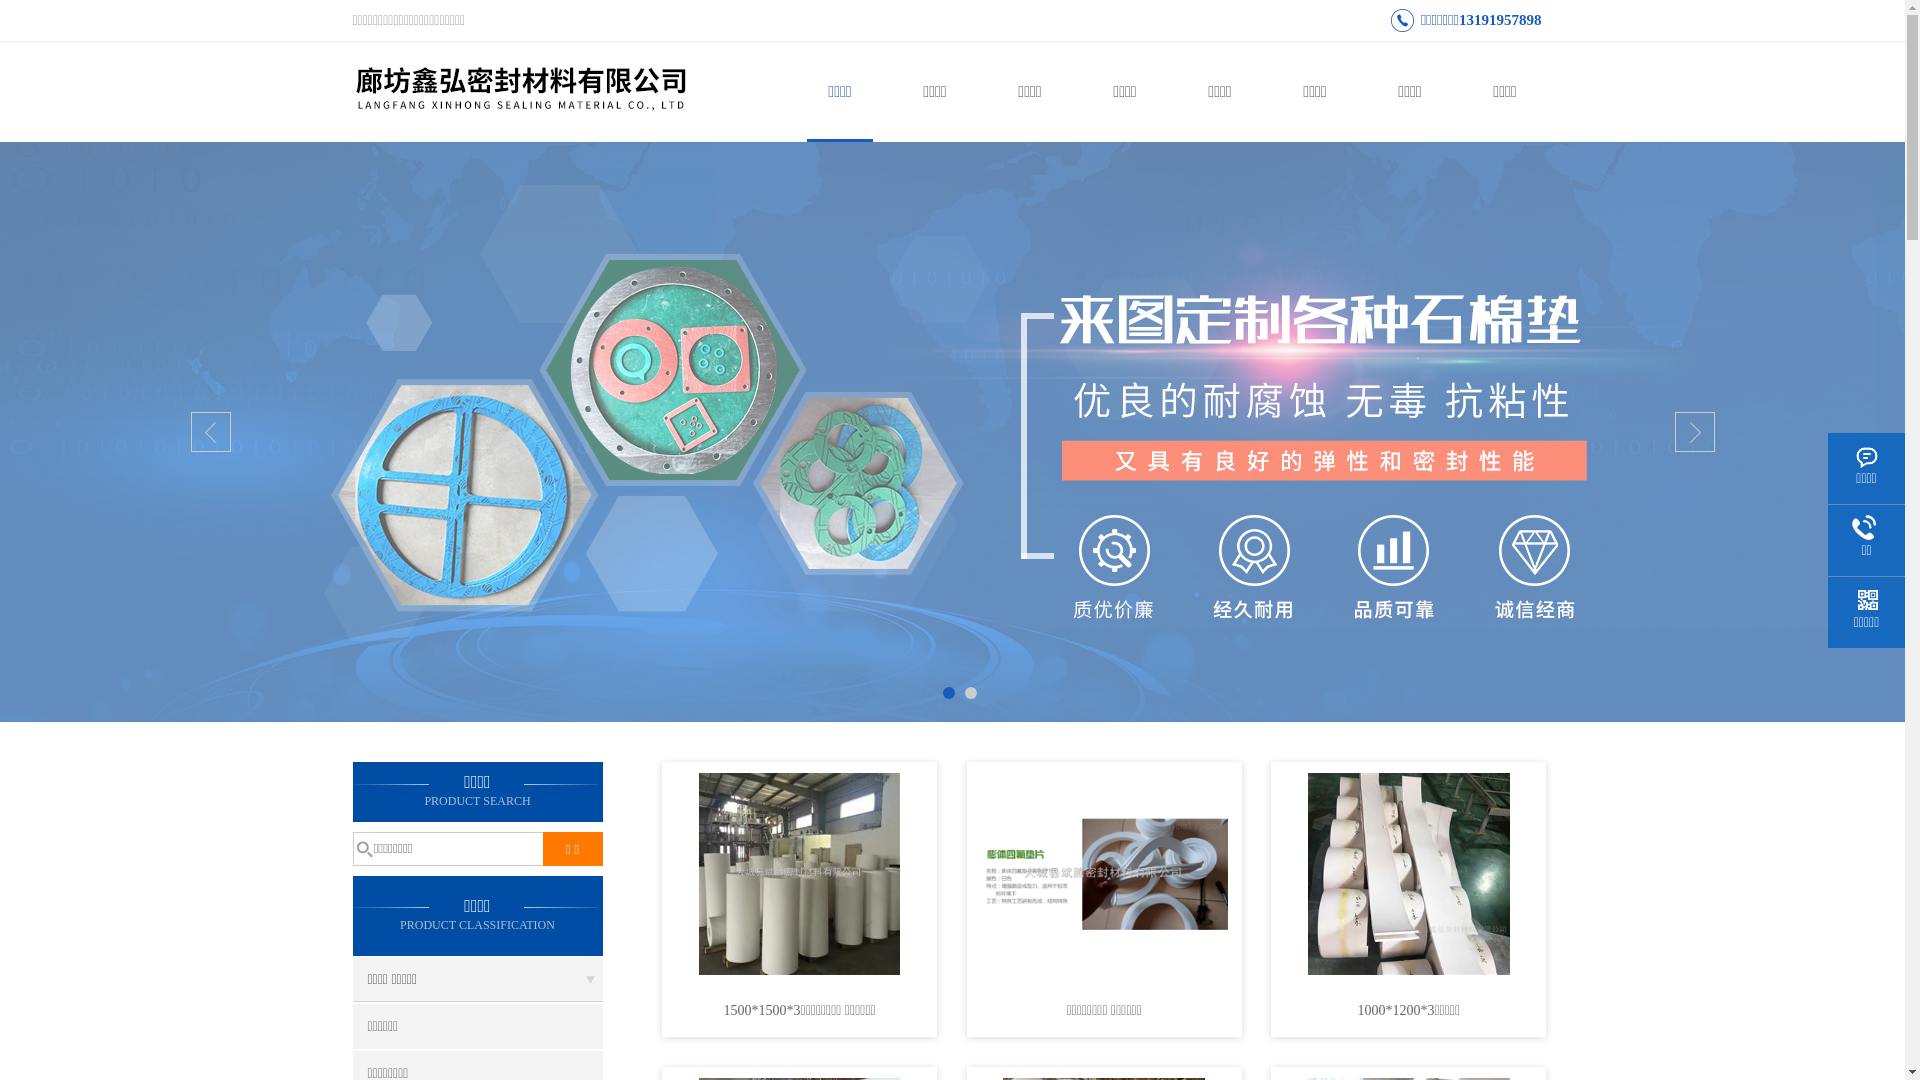  I want to click on '13191957898', so click(1500, 19).